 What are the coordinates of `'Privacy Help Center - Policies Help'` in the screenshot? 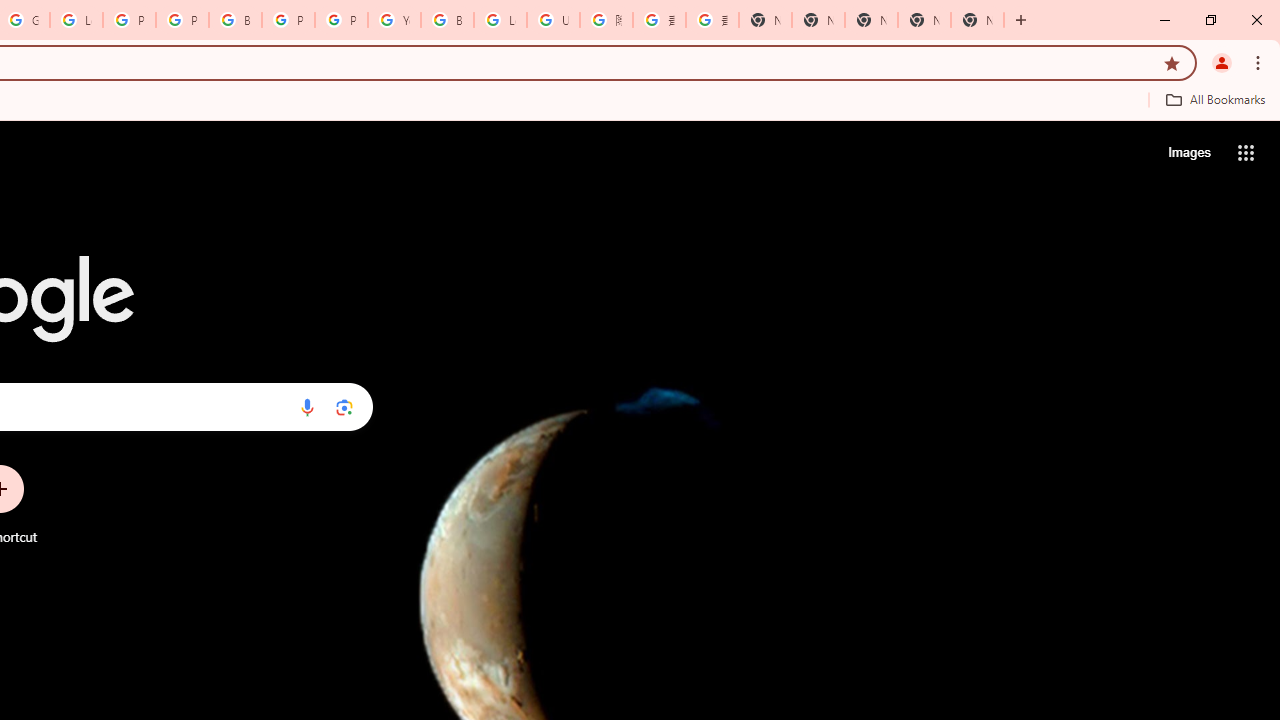 It's located at (128, 20).